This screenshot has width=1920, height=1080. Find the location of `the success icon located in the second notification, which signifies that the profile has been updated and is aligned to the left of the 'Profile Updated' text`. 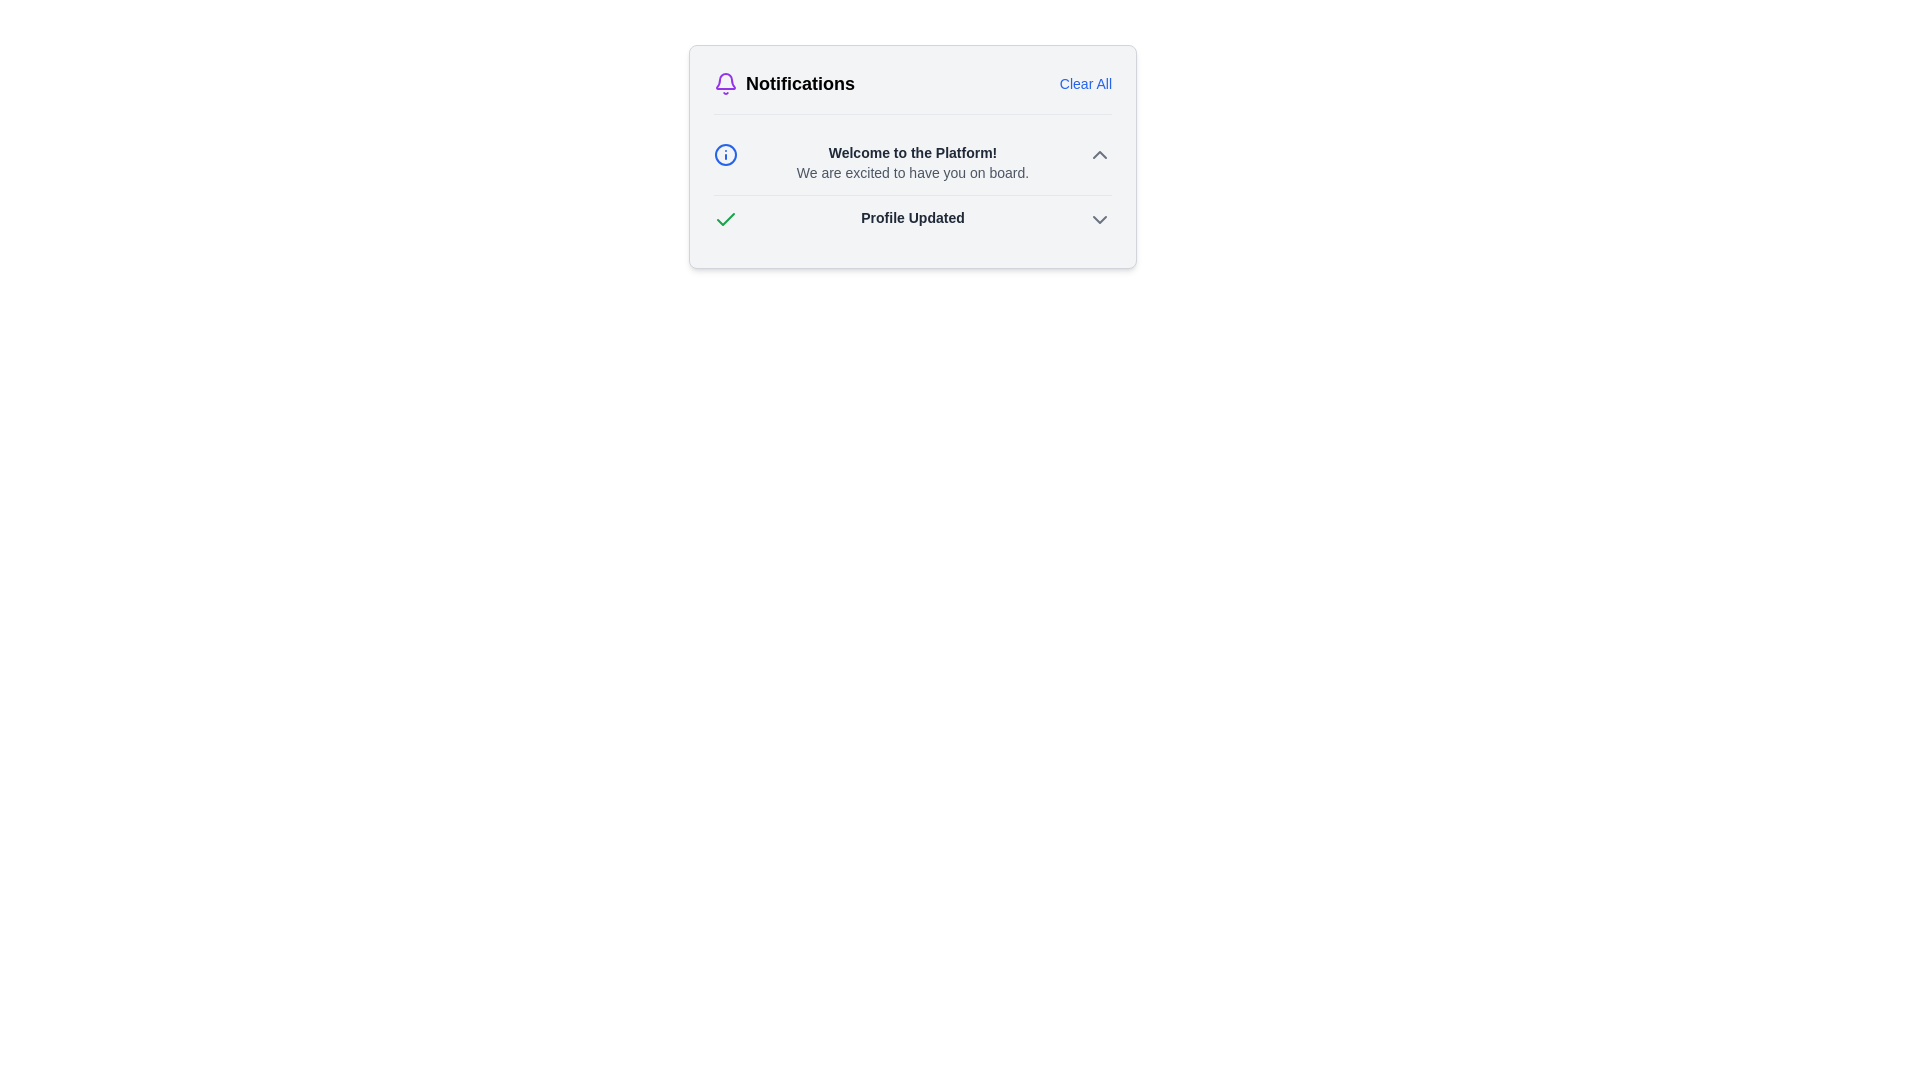

the success icon located in the second notification, which signifies that the profile has been updated and is aligned to the left of the 'Profile Updated' text is located at coordinates (724, 219).